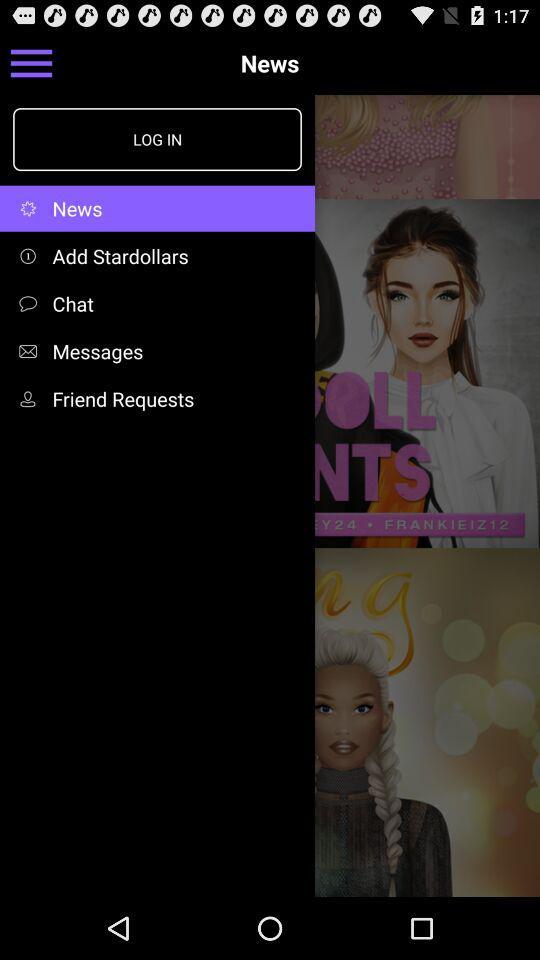 The image size is (540, 960). What do you see at coordinates (30, 62) in the screenshot?
I see `open menu` at bounding box center [30, 62].